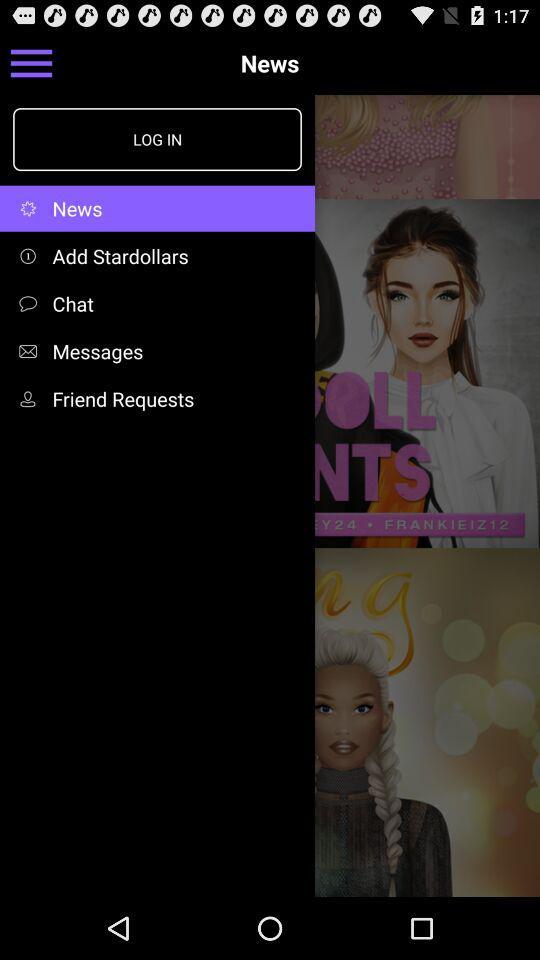 The image size is (540, 960). What do you see at coordinates (30, 62) in the screenshot?
I see `open menu` at bounding box center [30, 62].